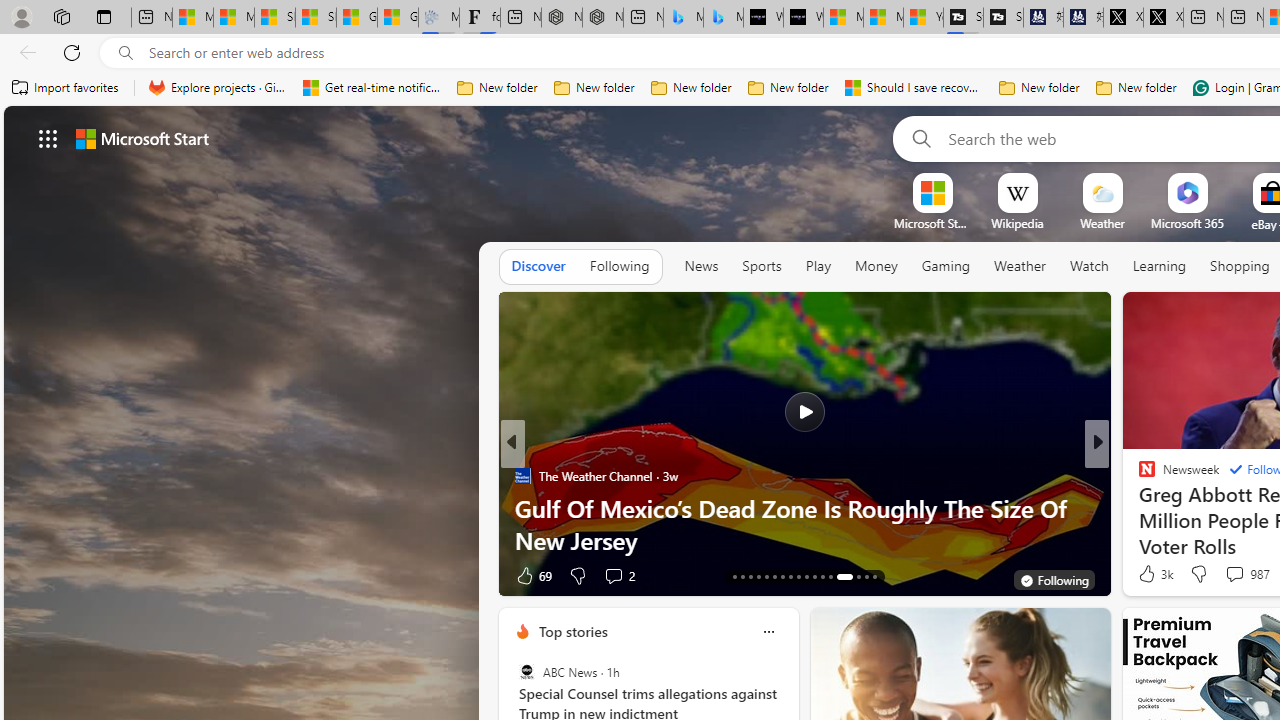 The height and width of the screenshot is (720, 1280). Describe the element at coordinates (822, 577) in the screenshot. I see `'AutomationID: tab-24'` at that location.